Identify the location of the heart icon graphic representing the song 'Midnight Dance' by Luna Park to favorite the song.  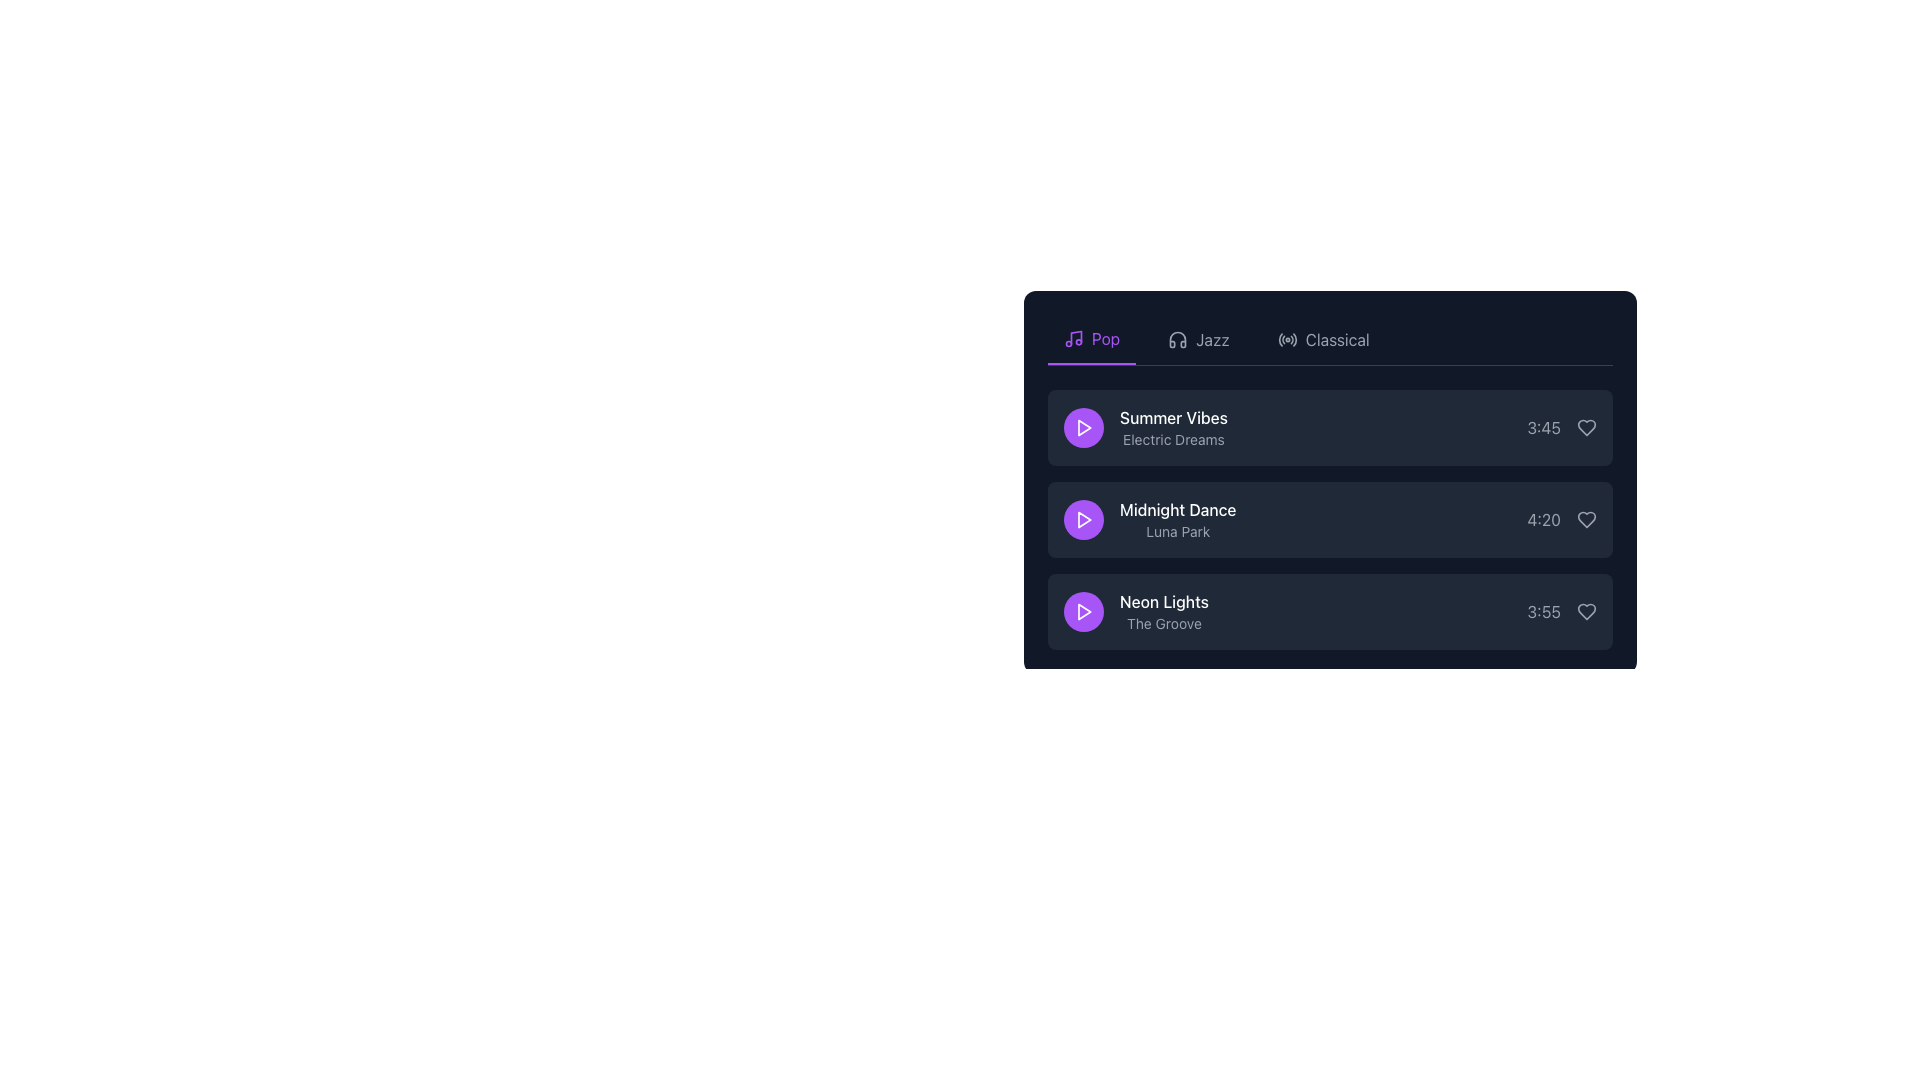
(1586, 519).